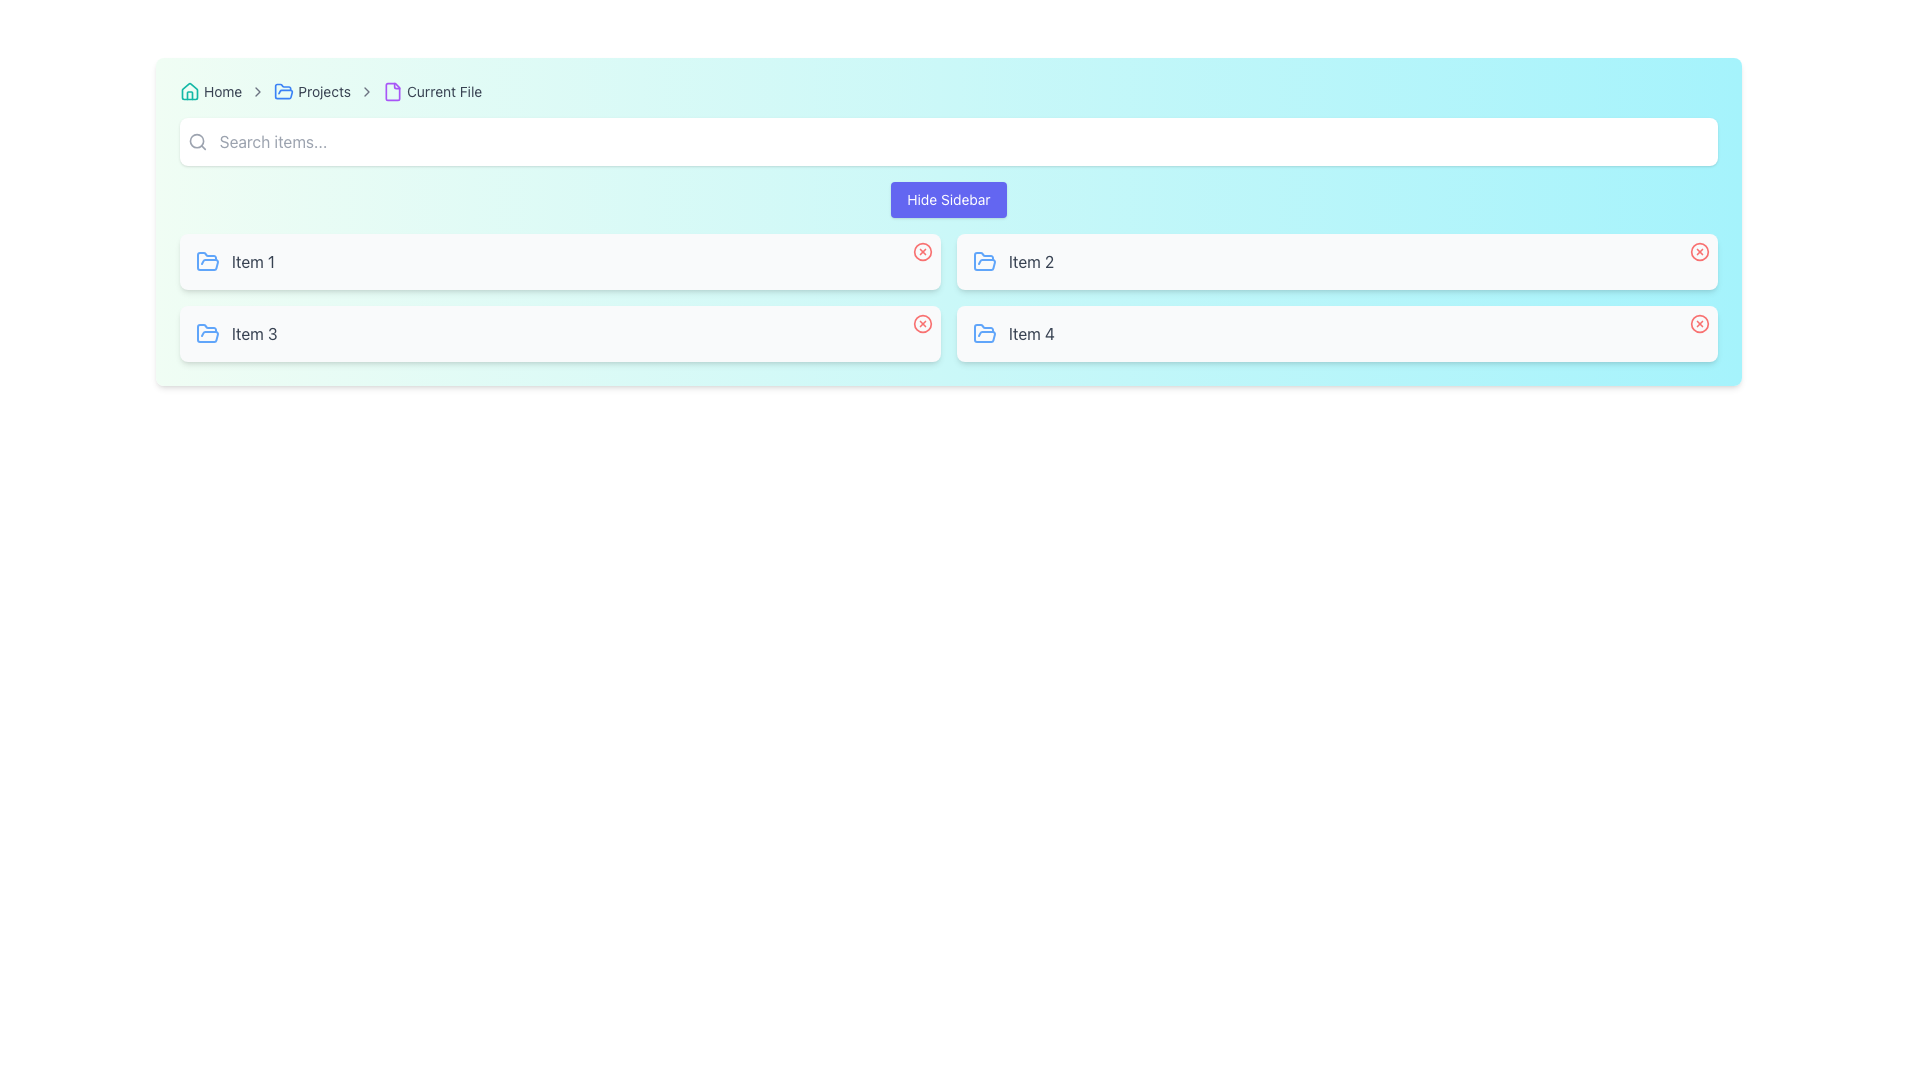 The width and height of the screenshot is (1920, 1080). What do you see at coordinates (1698, 323) in the screenshot?
I see `the small circular red-bordered 'X' icon located in the top-right corner of the 'Item 4' box` at bounding box center [1698, 323].